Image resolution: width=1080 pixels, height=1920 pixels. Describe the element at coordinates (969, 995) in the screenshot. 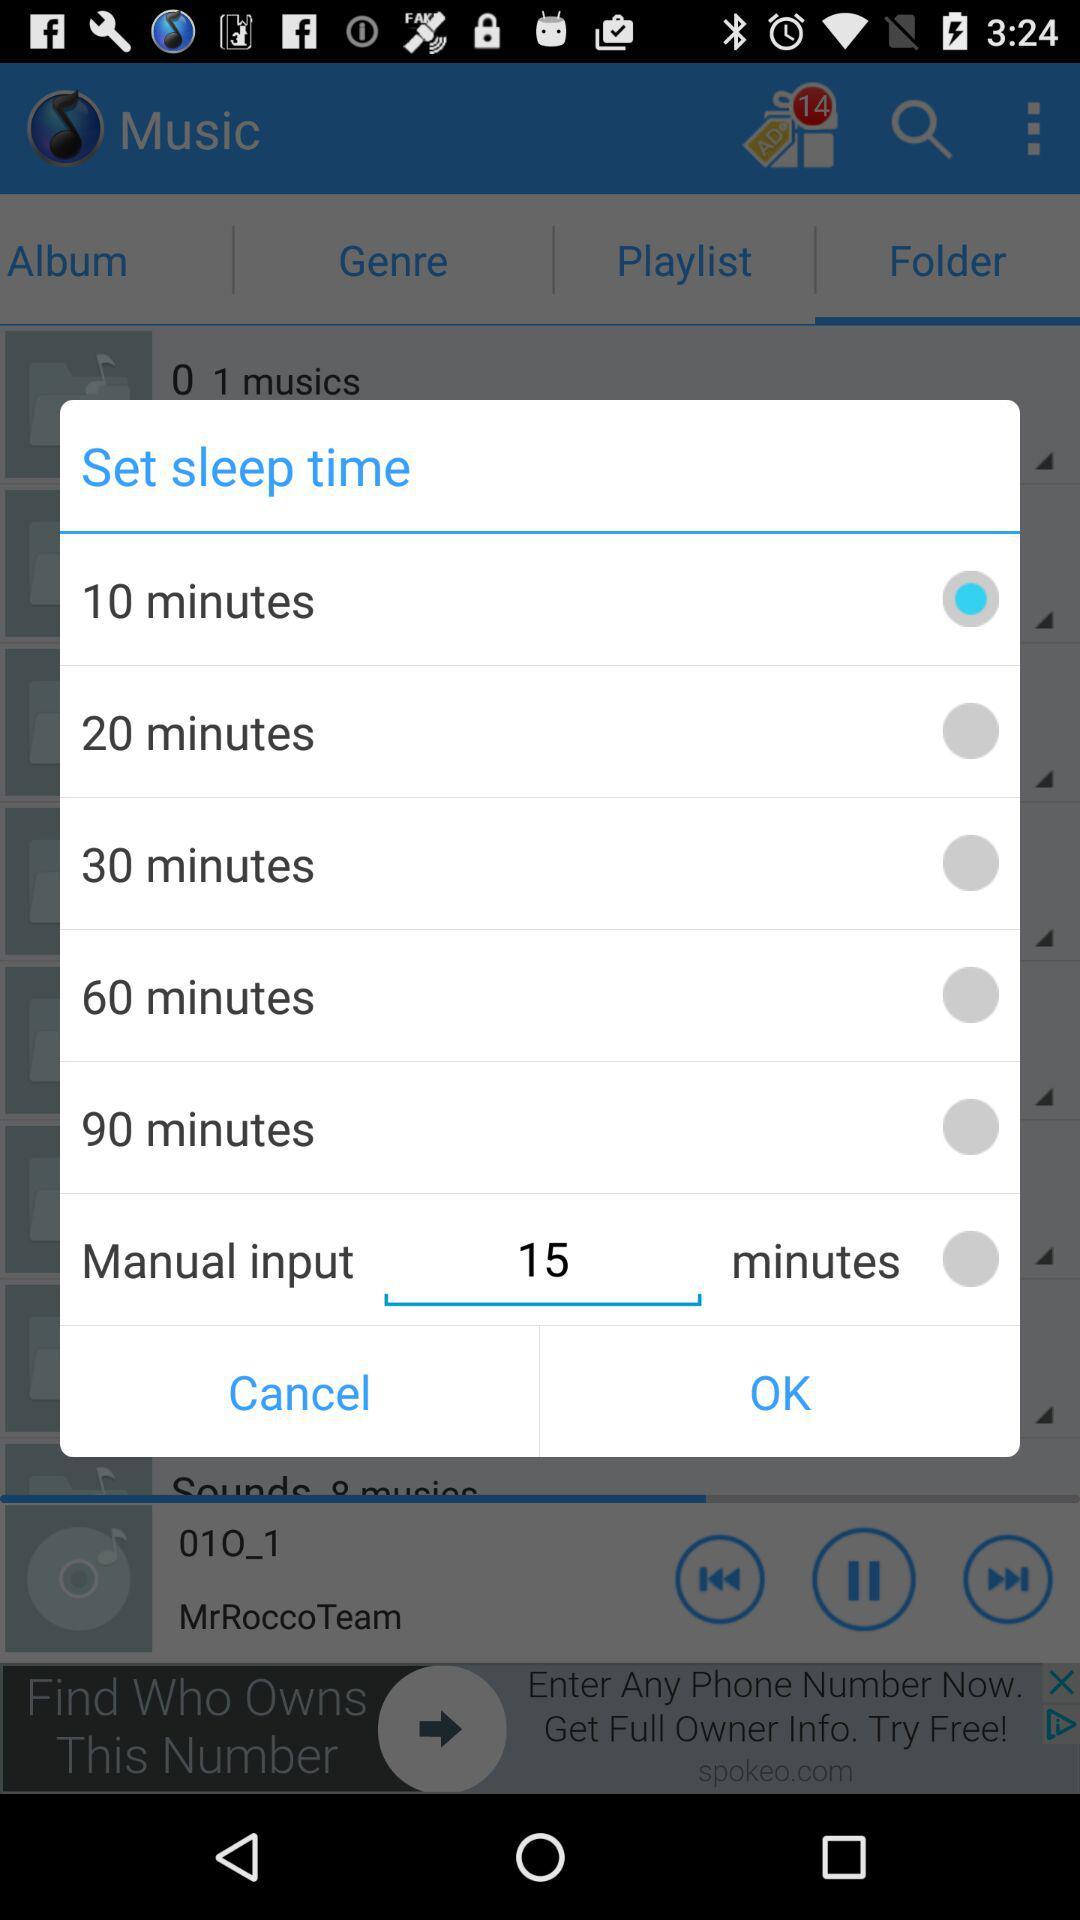

I see `60 minutes` at that location.